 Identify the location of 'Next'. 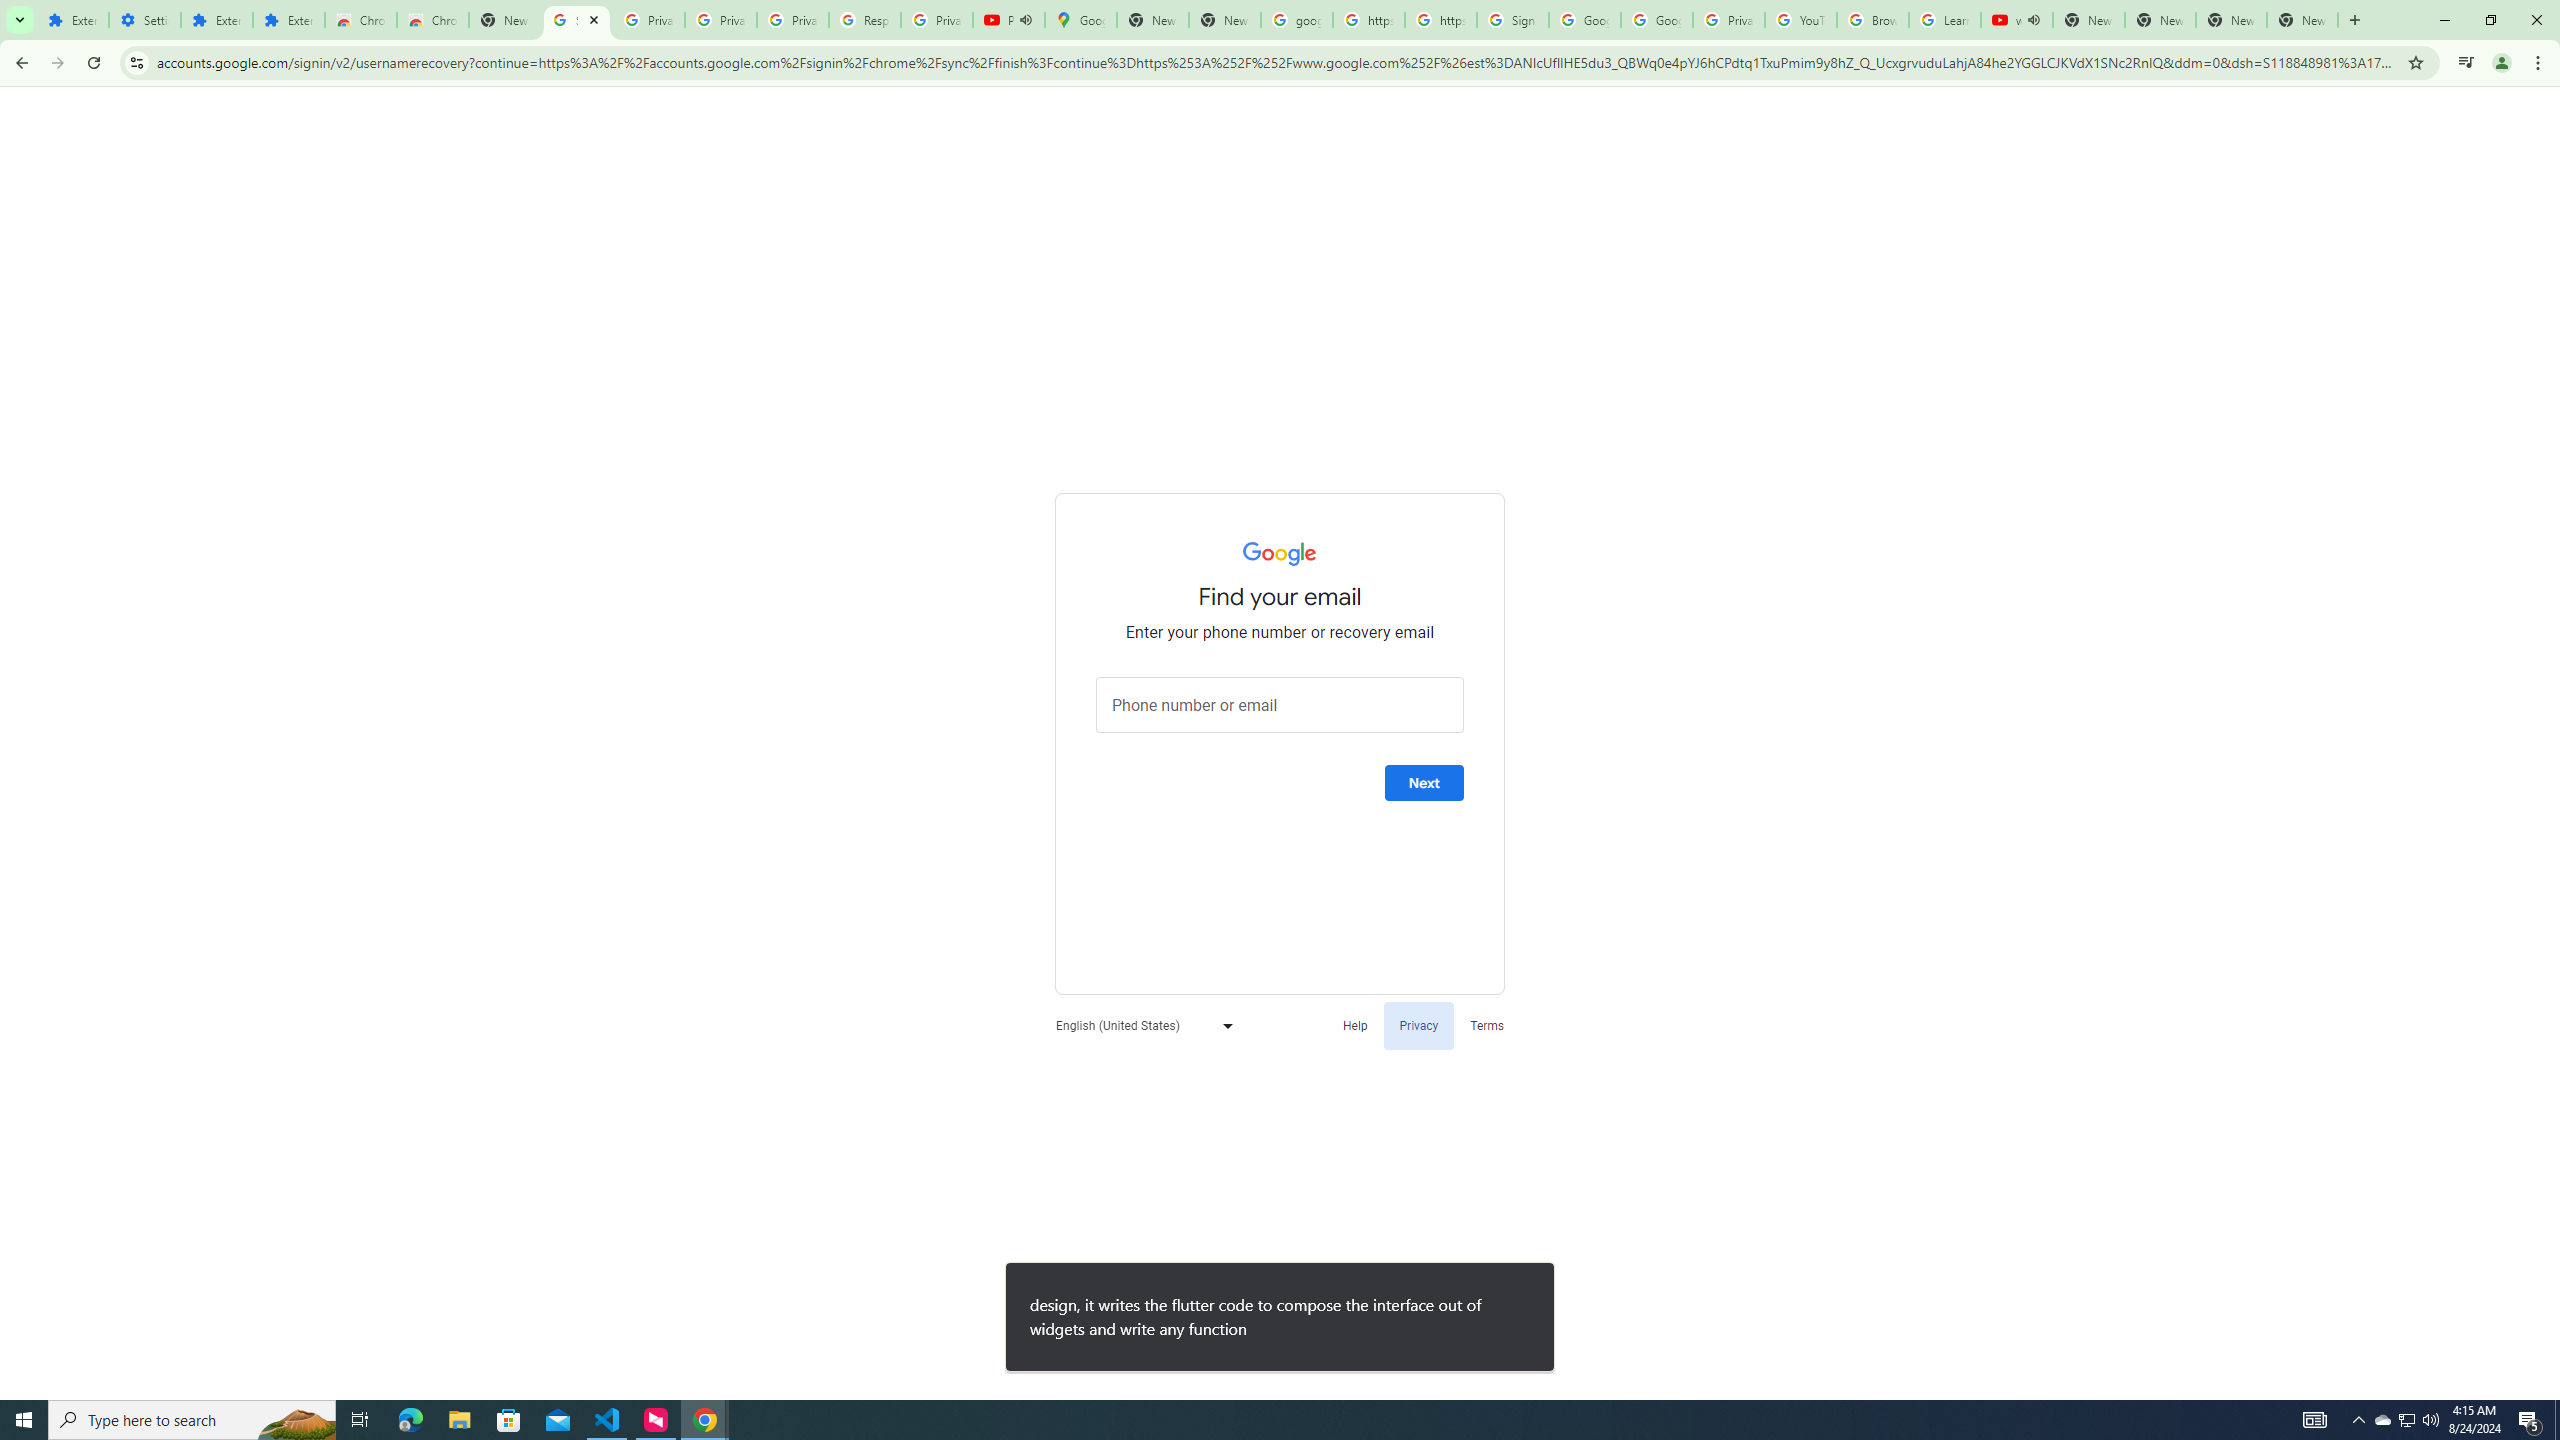
(1423, 782).